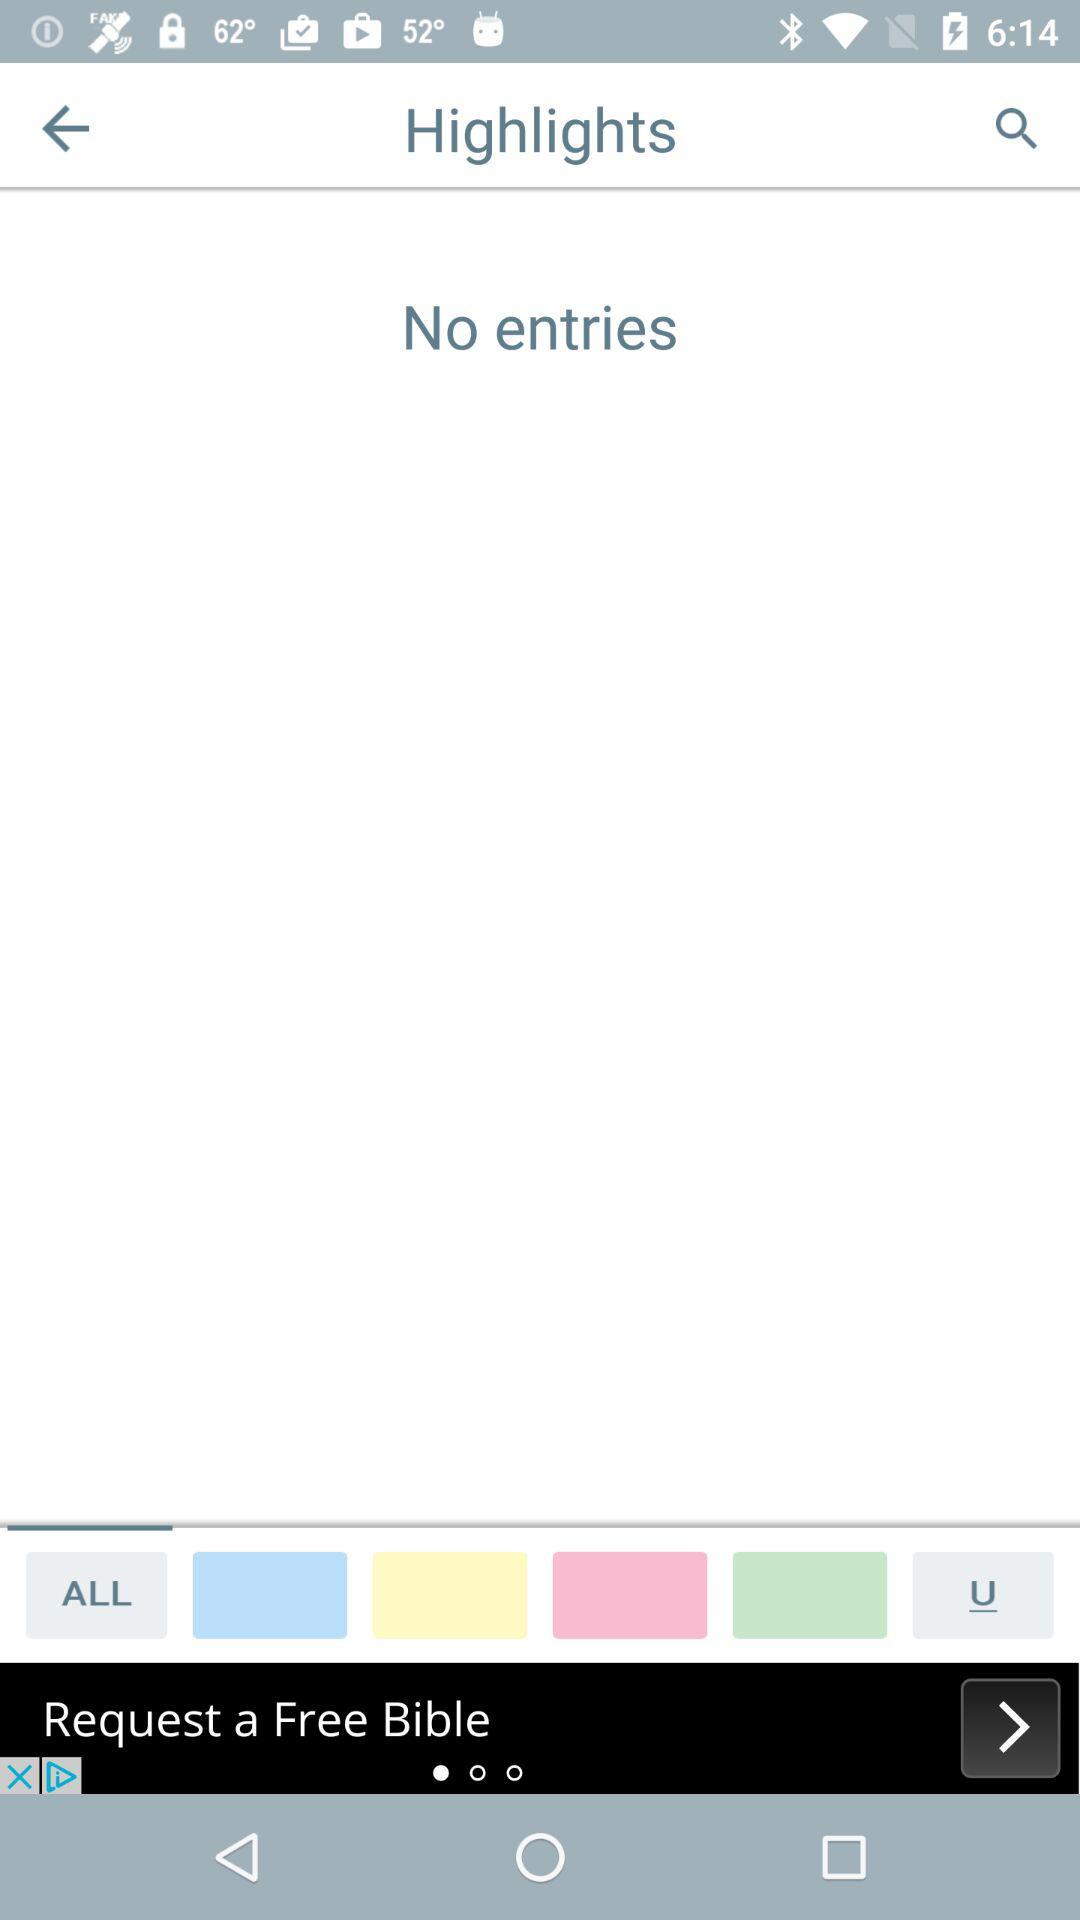  Describe the element at coordinates (1015, 127) in the screenshot. I see `search option` at that location.